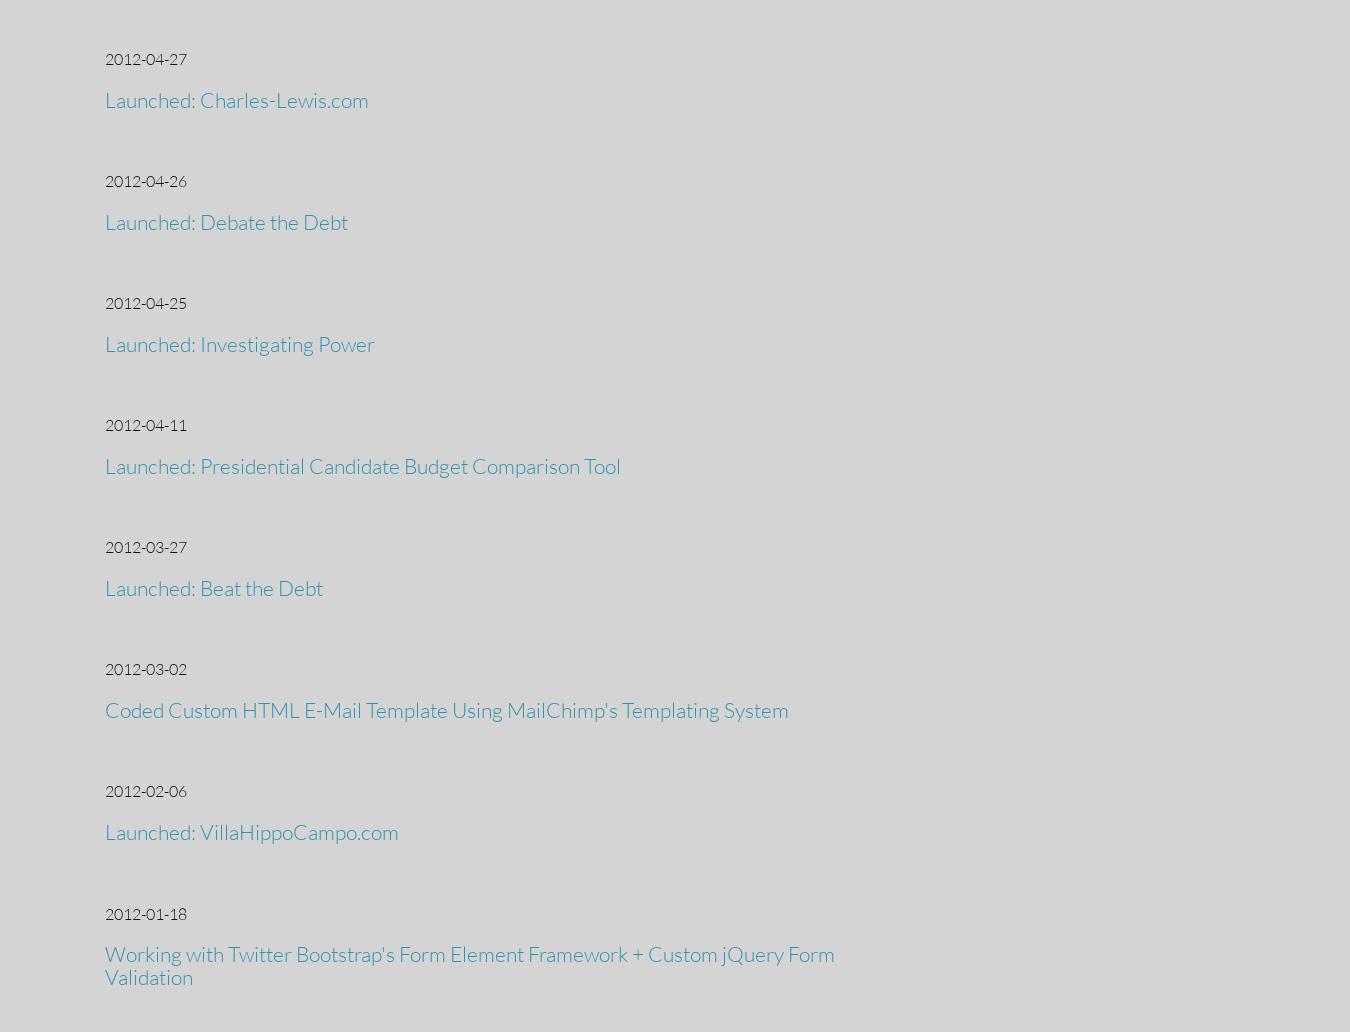  I want to click on 'Launched: Charles-Lewis.com', so click(236, 98).